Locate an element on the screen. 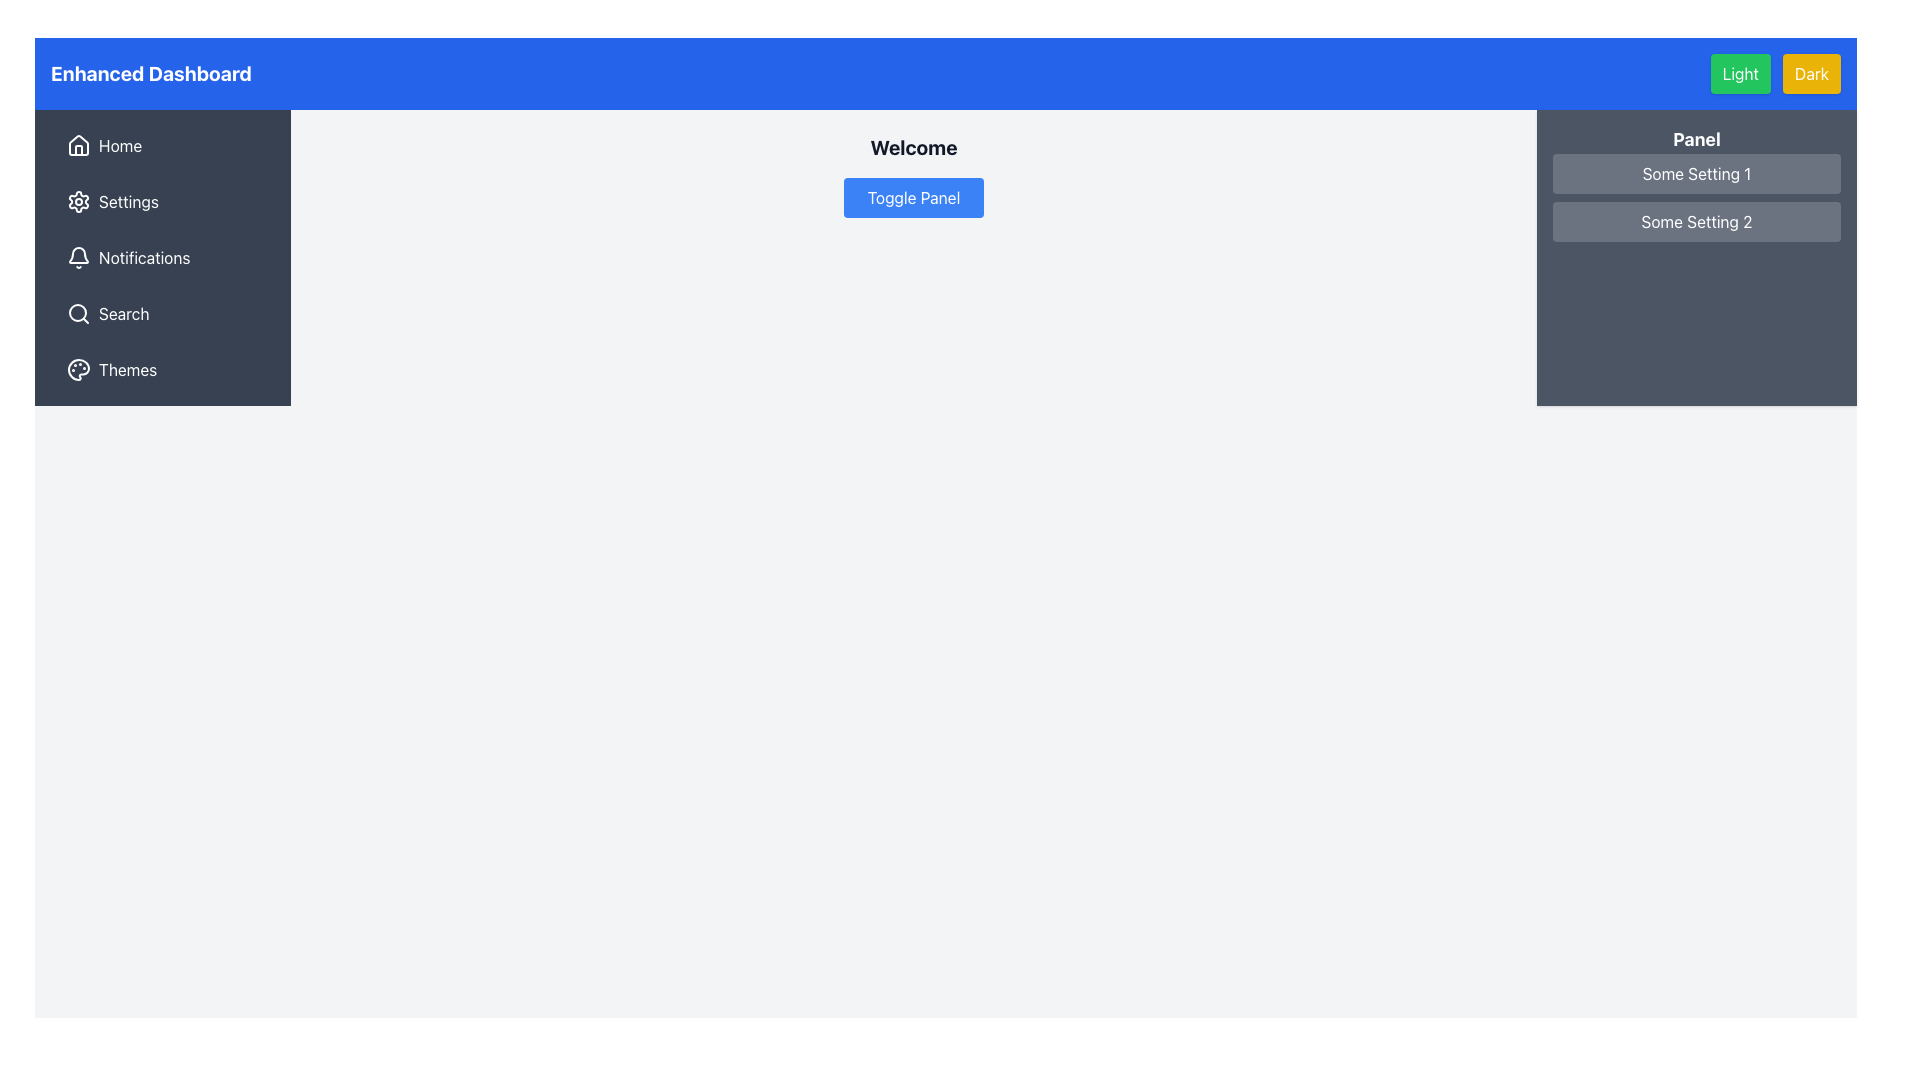  the 'Toggle Panel' button, which is a rectangular button with a blue background and white text, located centrally under the 'Welcome' heading is located at coordinates (912, 189).